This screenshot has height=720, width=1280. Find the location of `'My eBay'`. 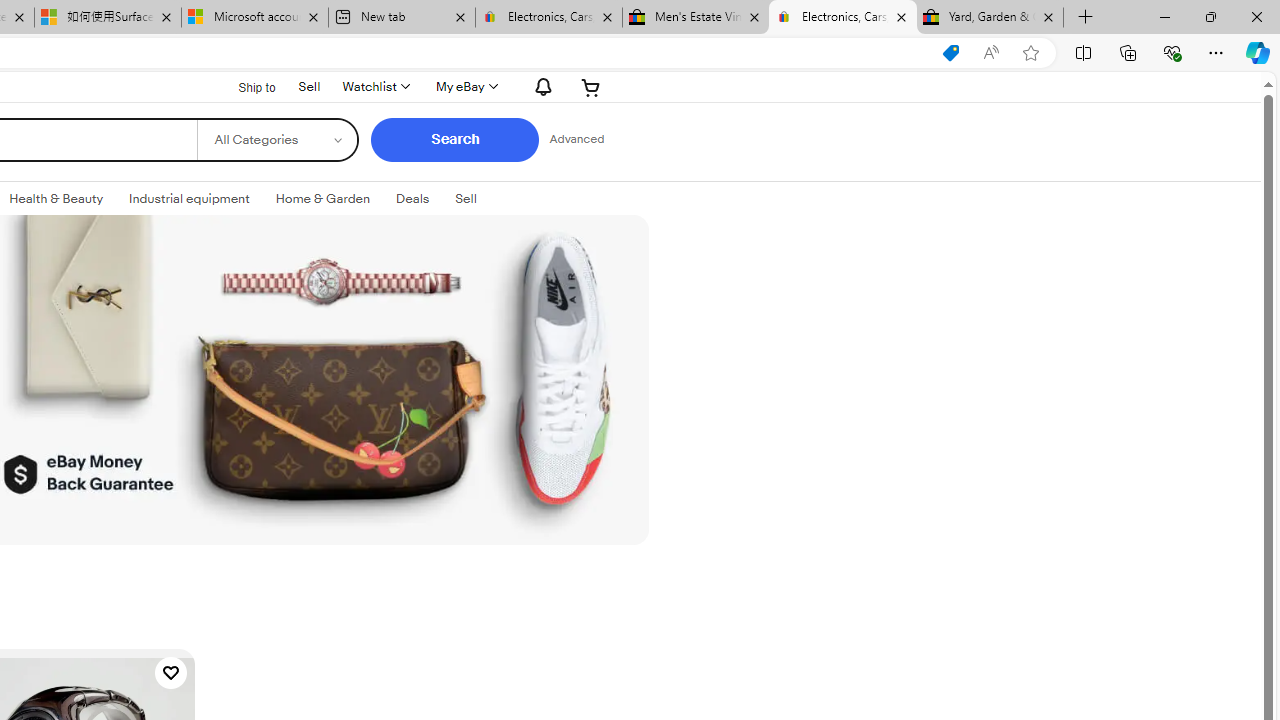

'My eBay' is located at coordinates (464, 86).